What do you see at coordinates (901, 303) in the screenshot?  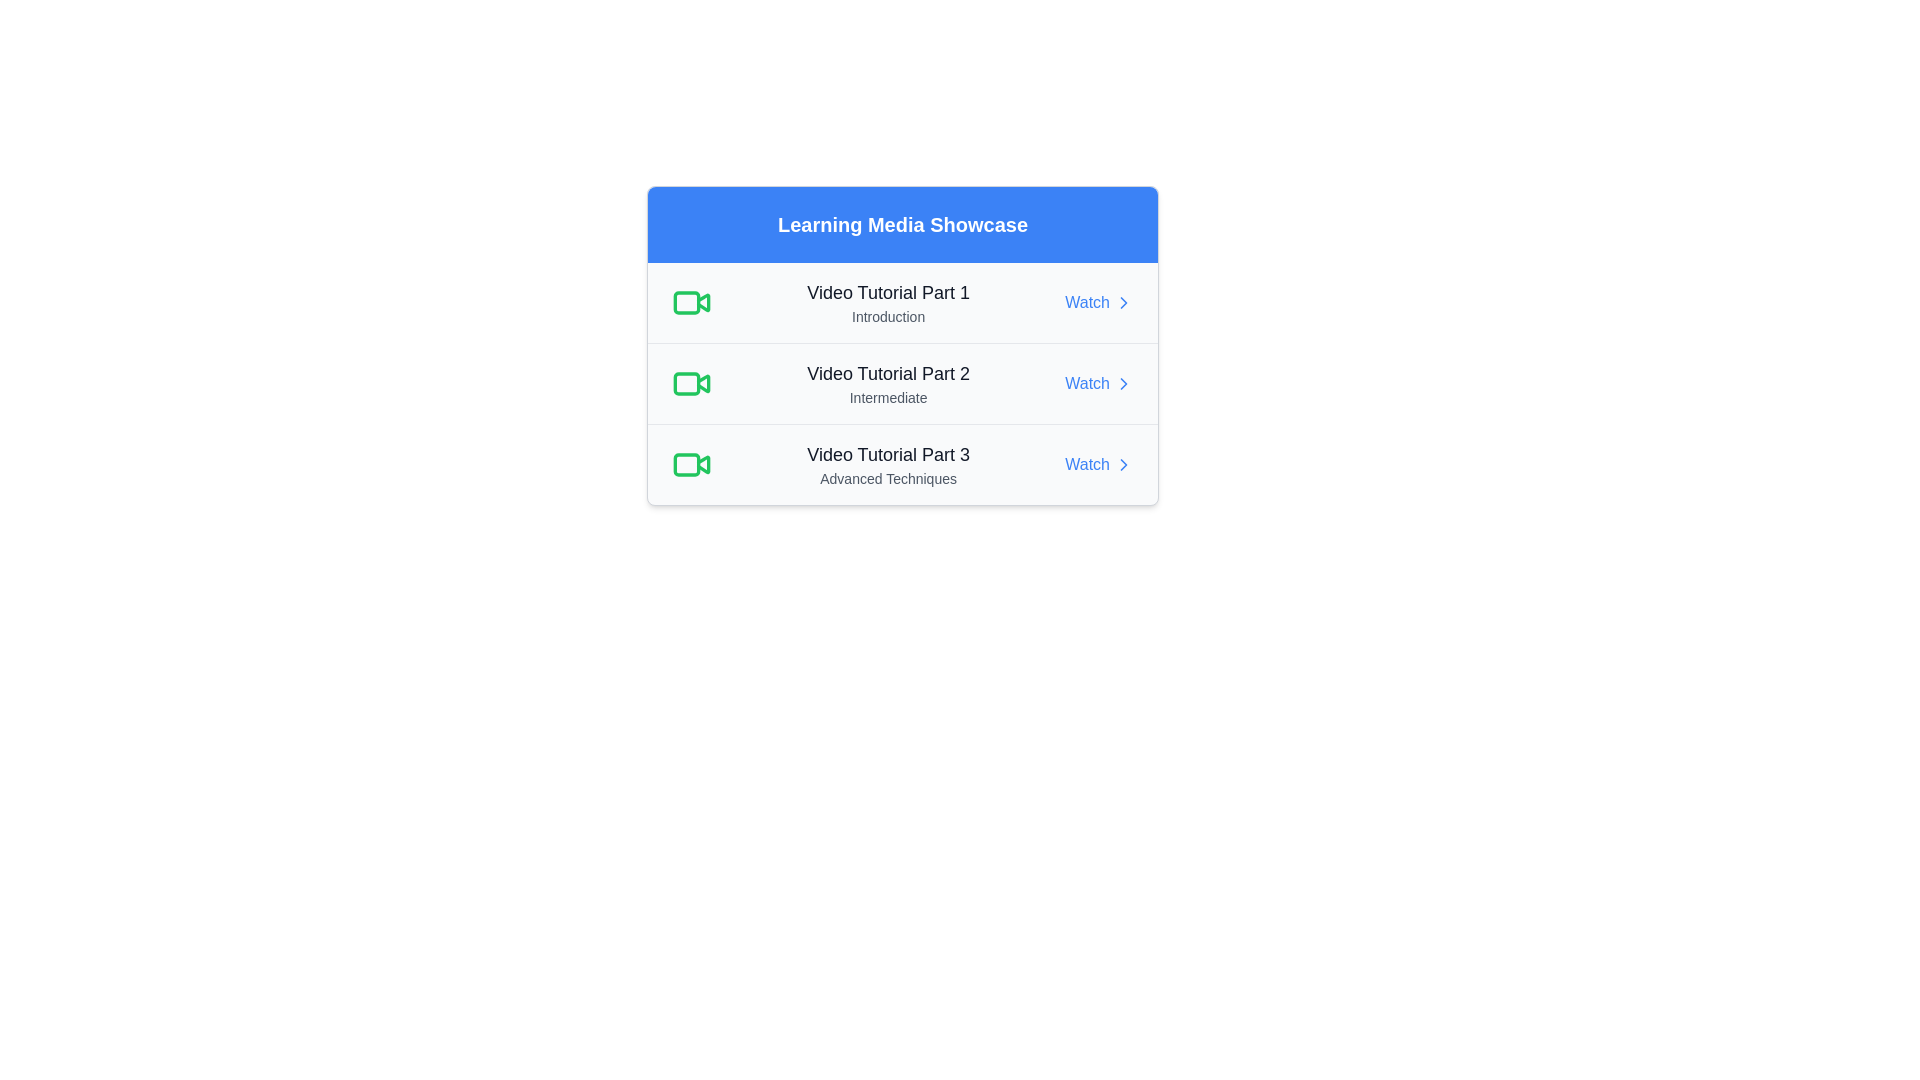 I see `text content of the first video tutorial entry in the 'Learning Media Showcase' card` at bounding box center [901, 303].